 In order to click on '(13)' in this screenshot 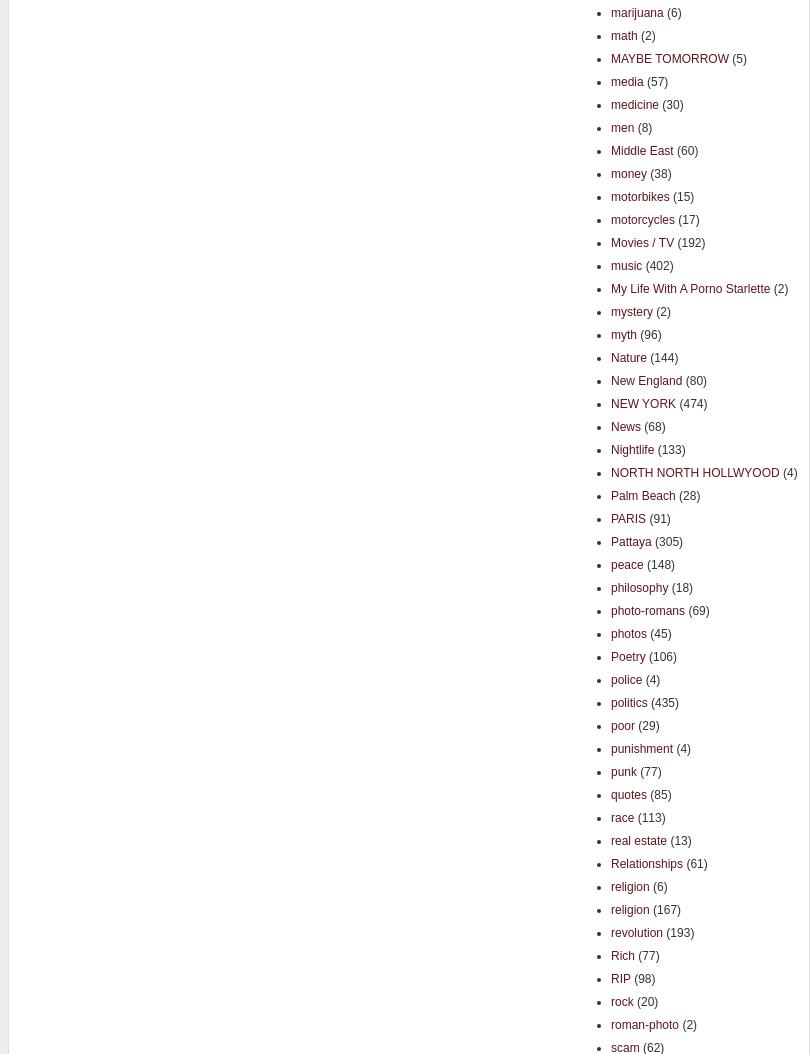, I will do `click(678, 839)`.